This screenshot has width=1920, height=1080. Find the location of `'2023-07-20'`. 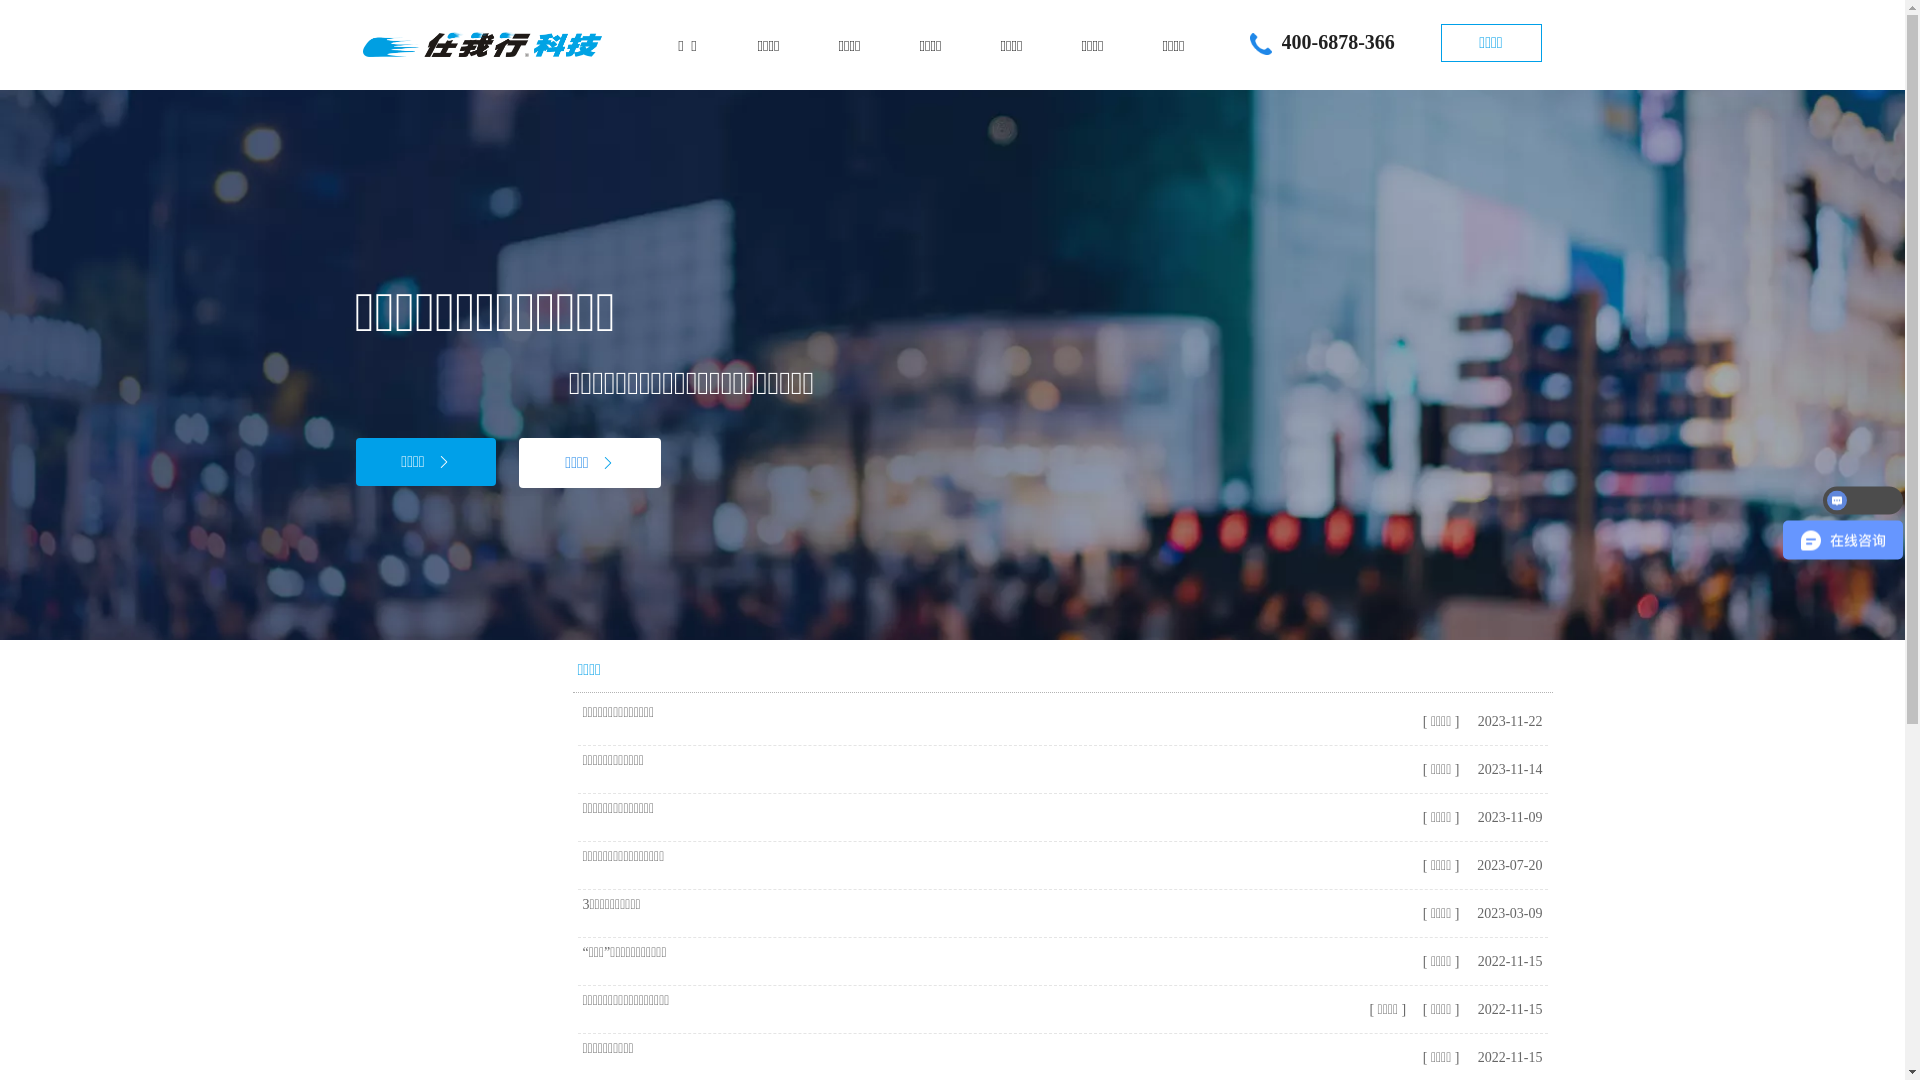

'2023-07-20' is located at coordinates (1507, 864).